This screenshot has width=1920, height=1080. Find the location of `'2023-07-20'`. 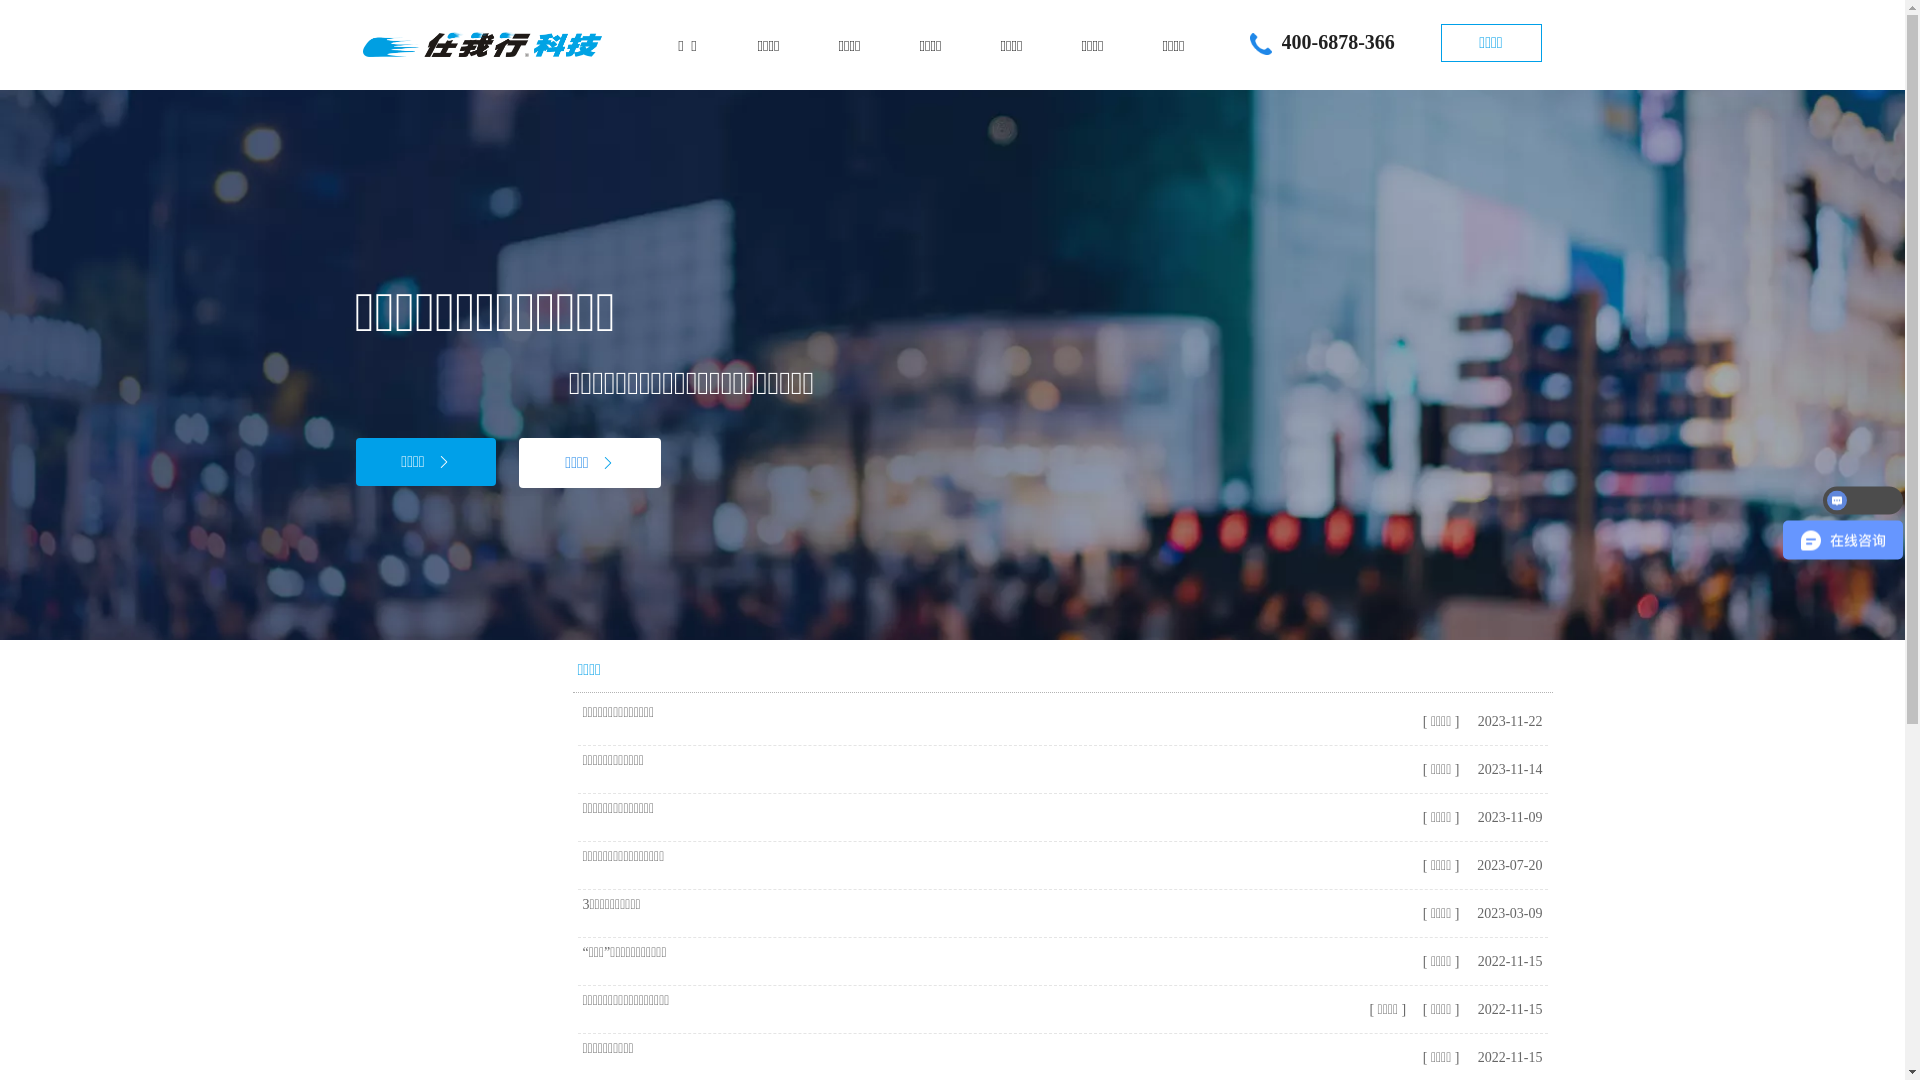

'2023-07-20' is located at coordinates (1507, 864).